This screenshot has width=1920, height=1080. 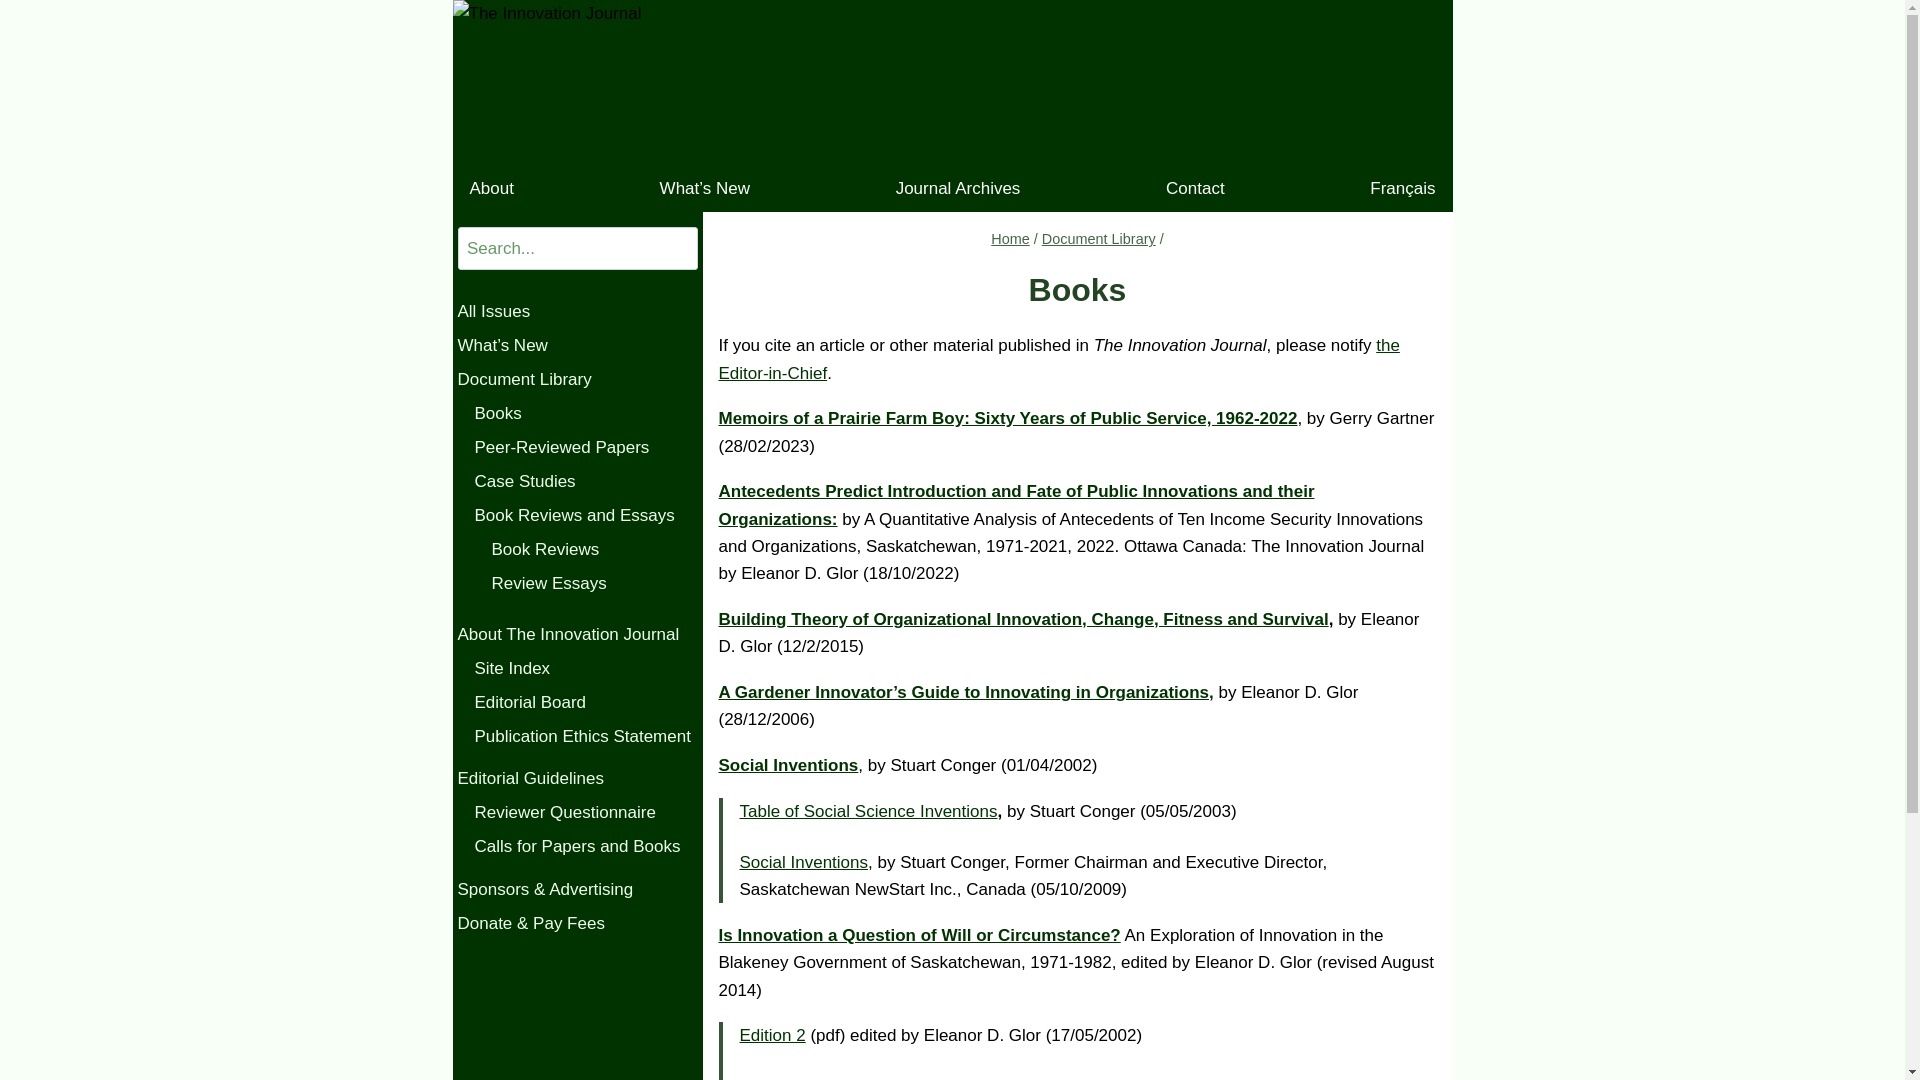 I want to click on 'Editorial Guidelines', so click(x=576, y=778).